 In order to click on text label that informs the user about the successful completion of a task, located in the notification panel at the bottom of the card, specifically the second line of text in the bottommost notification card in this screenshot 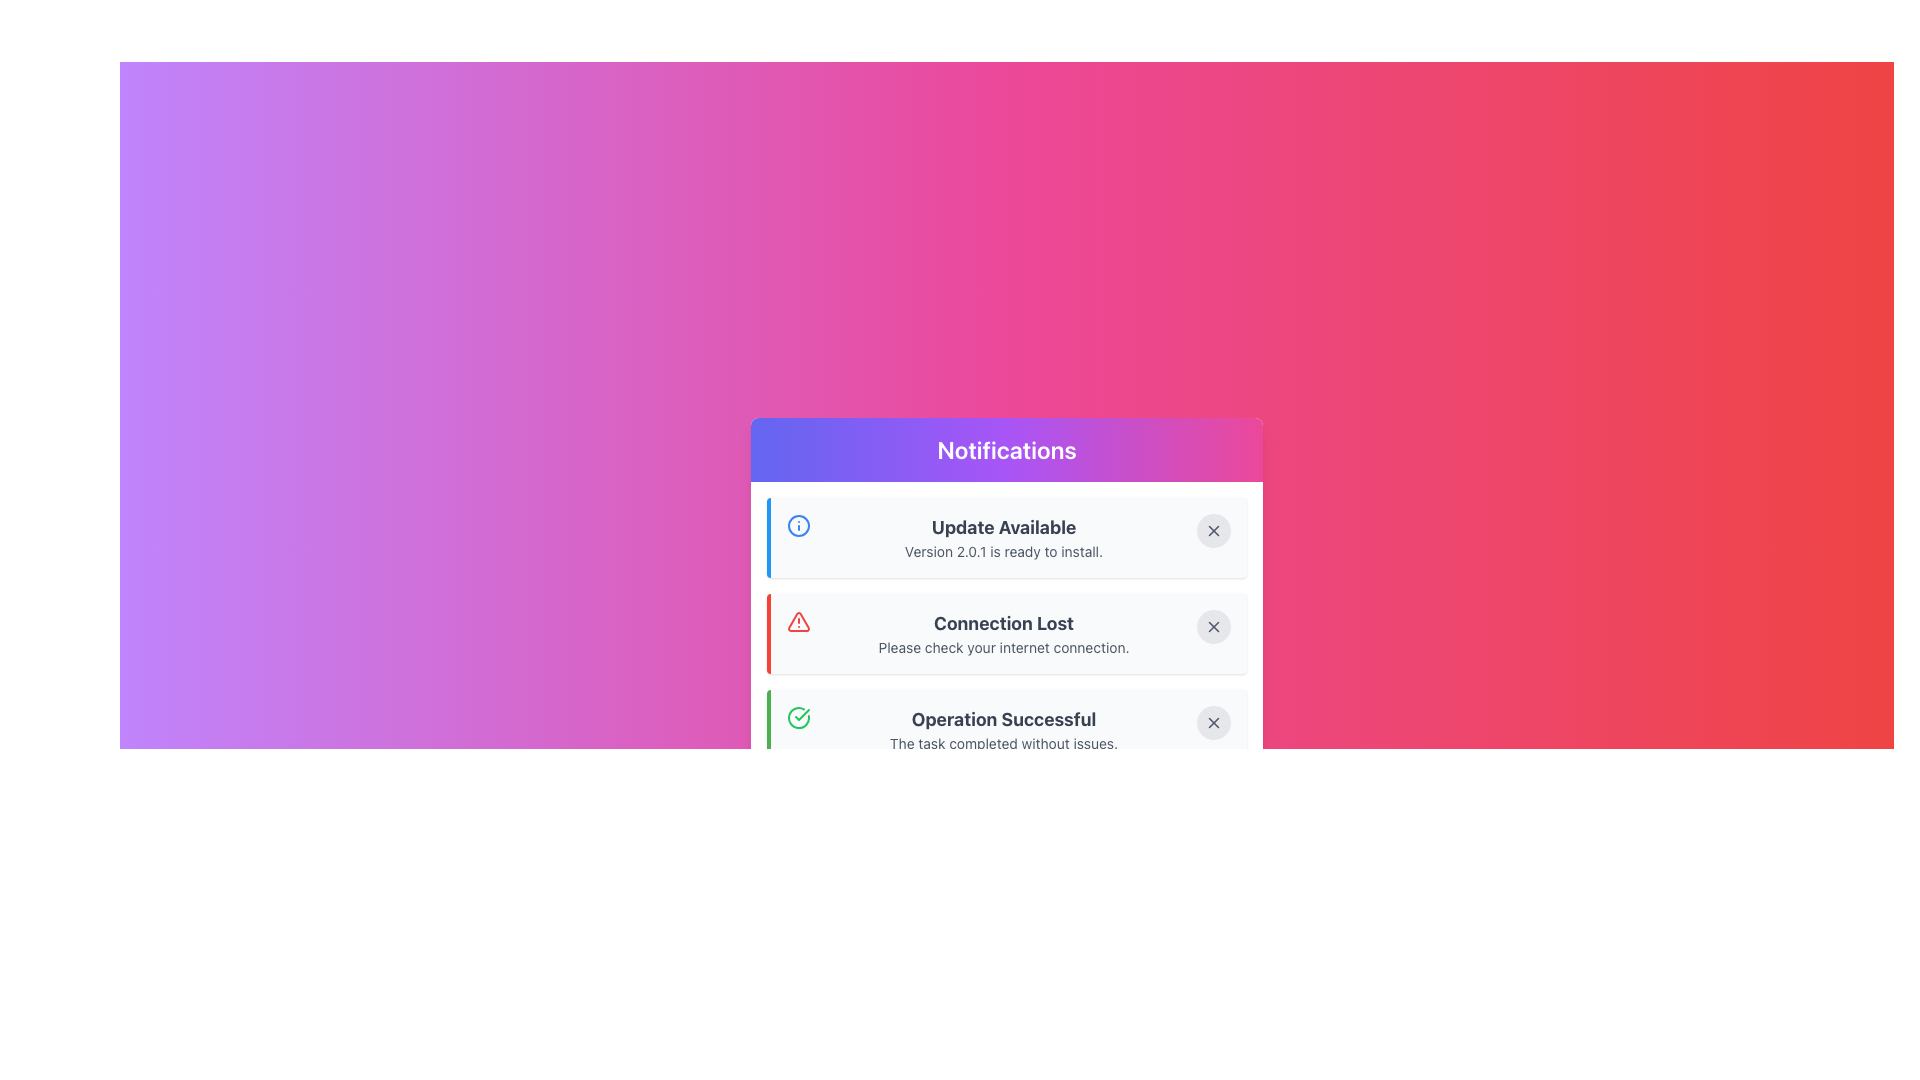, I will do `click(1003, 744)`.